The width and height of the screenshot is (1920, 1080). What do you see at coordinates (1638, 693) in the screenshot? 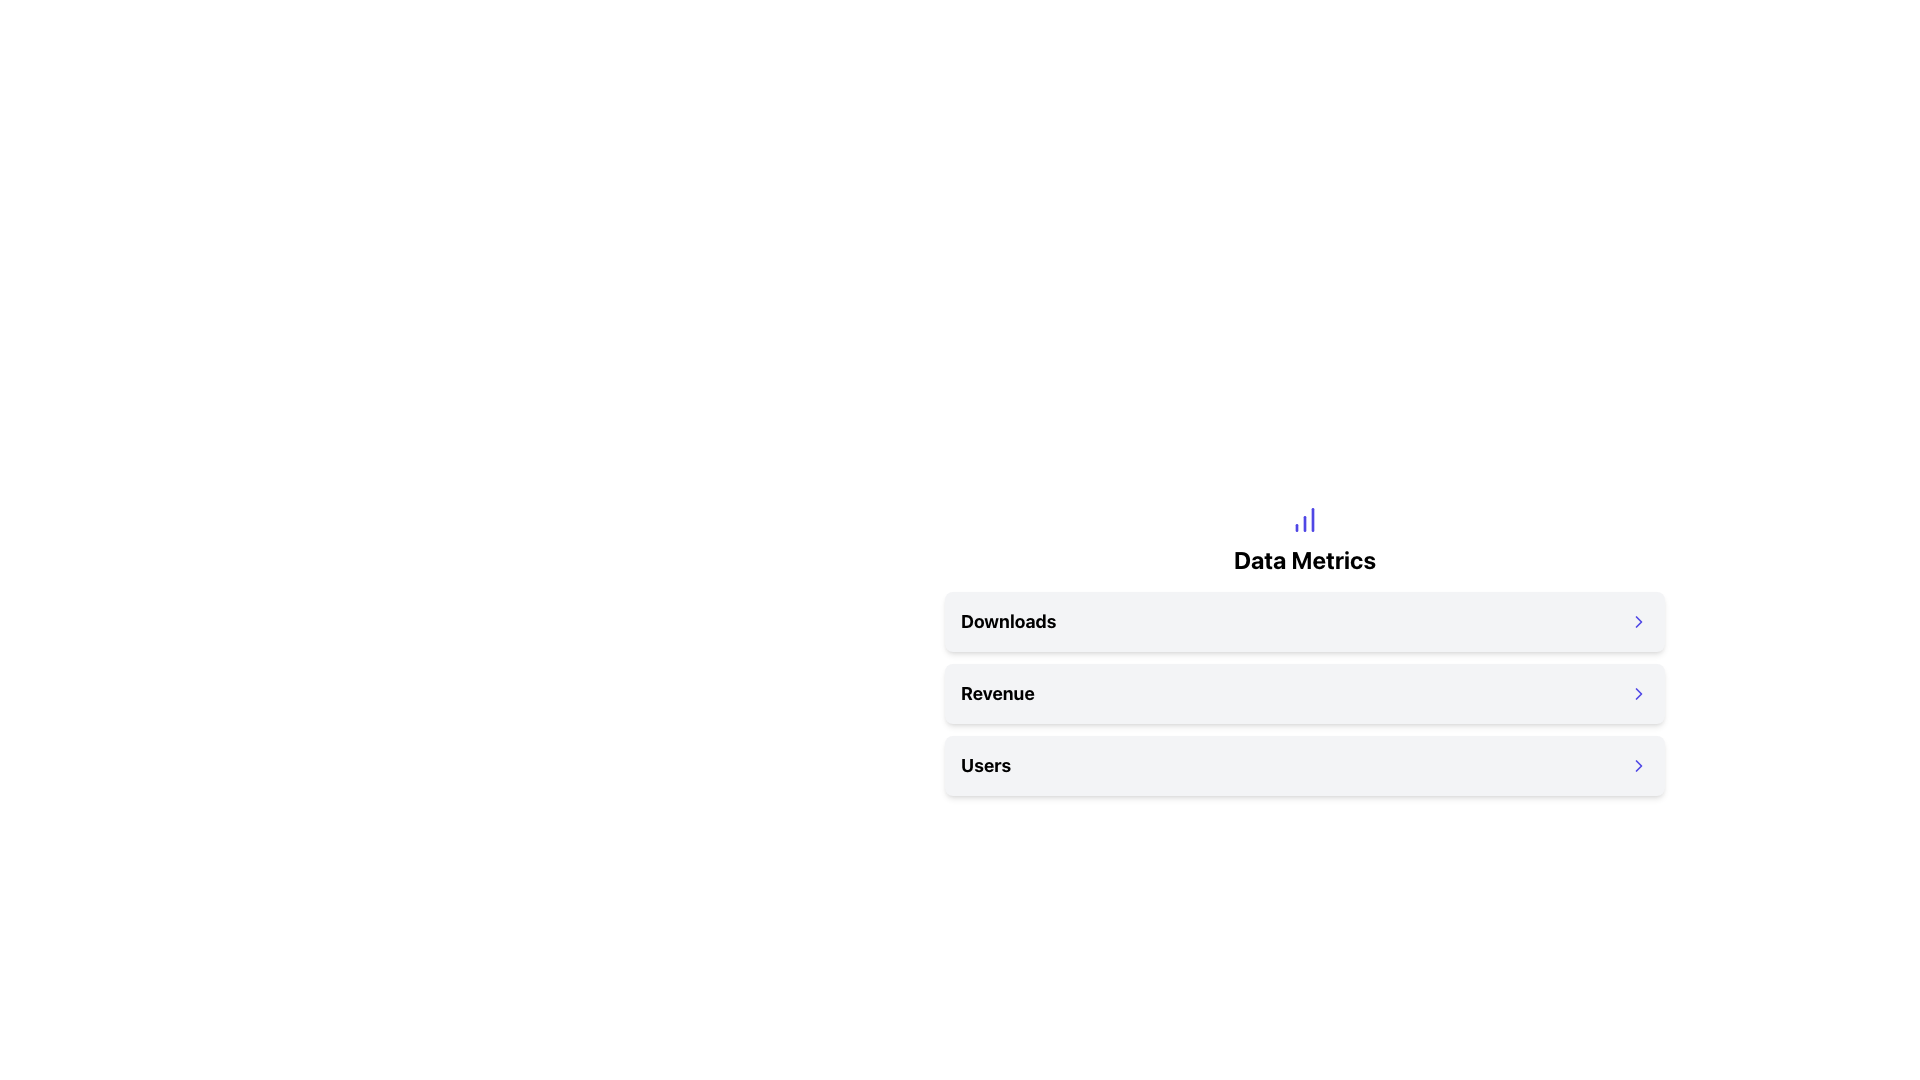
I see `the right-pointing chevron arrow icon located within the 'Revenue' list item` at bounding box center [1638, 693].